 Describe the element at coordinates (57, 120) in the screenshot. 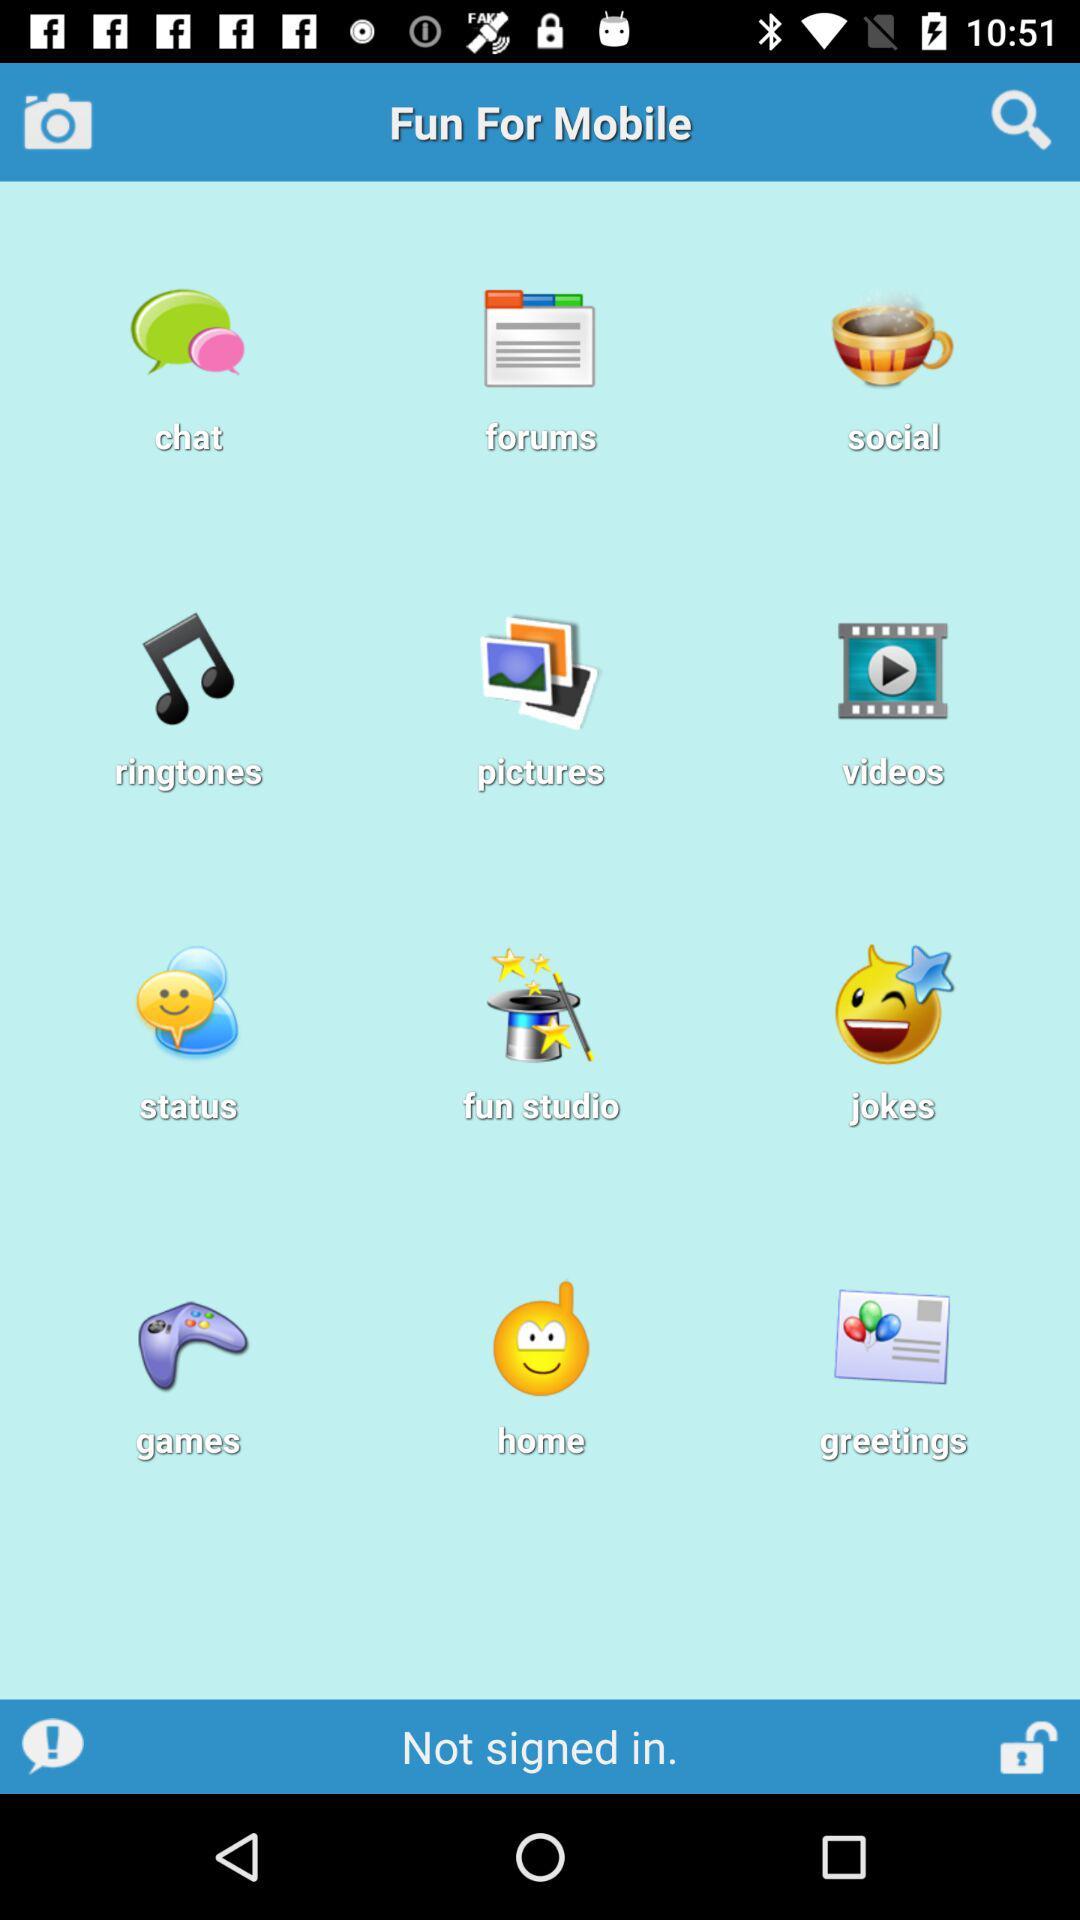

I see `the photo icon` at that location.